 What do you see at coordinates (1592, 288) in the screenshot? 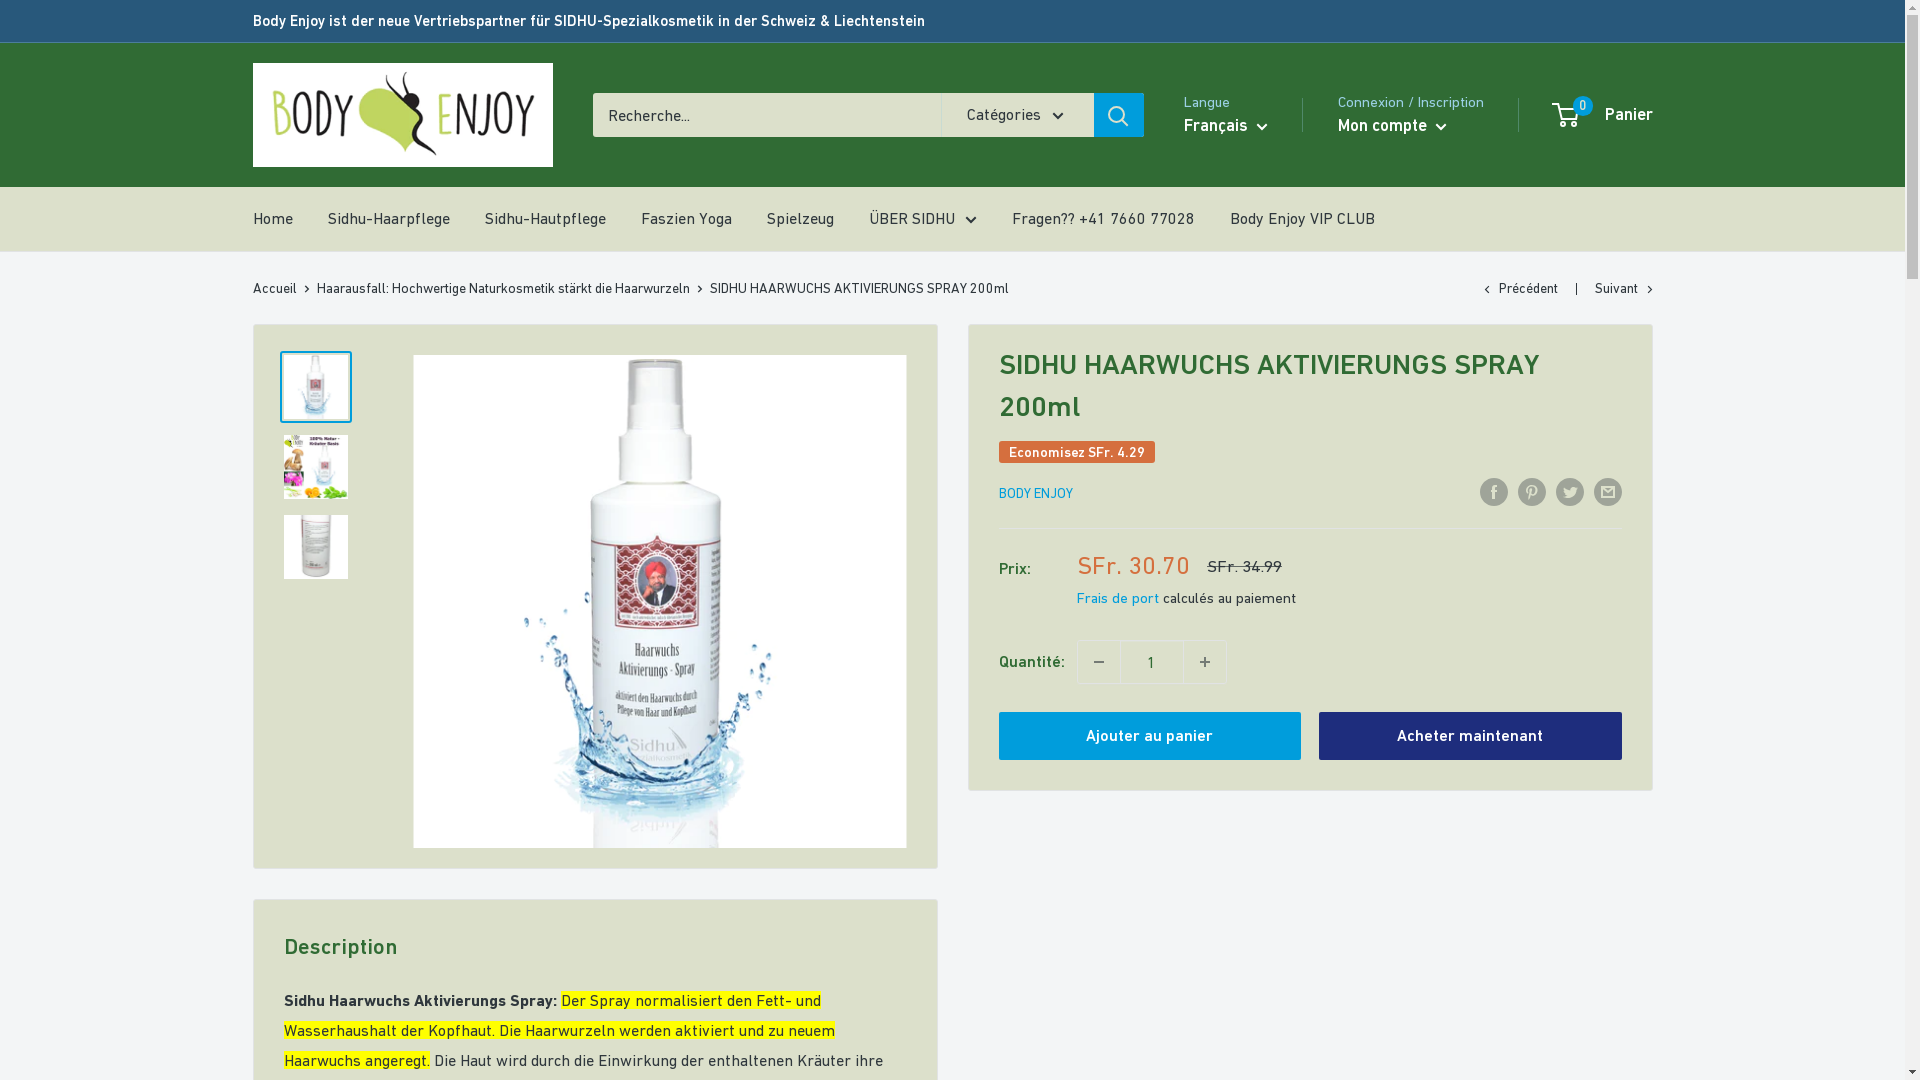
I see `'Suivant'` at bounding box center [1592, 288].